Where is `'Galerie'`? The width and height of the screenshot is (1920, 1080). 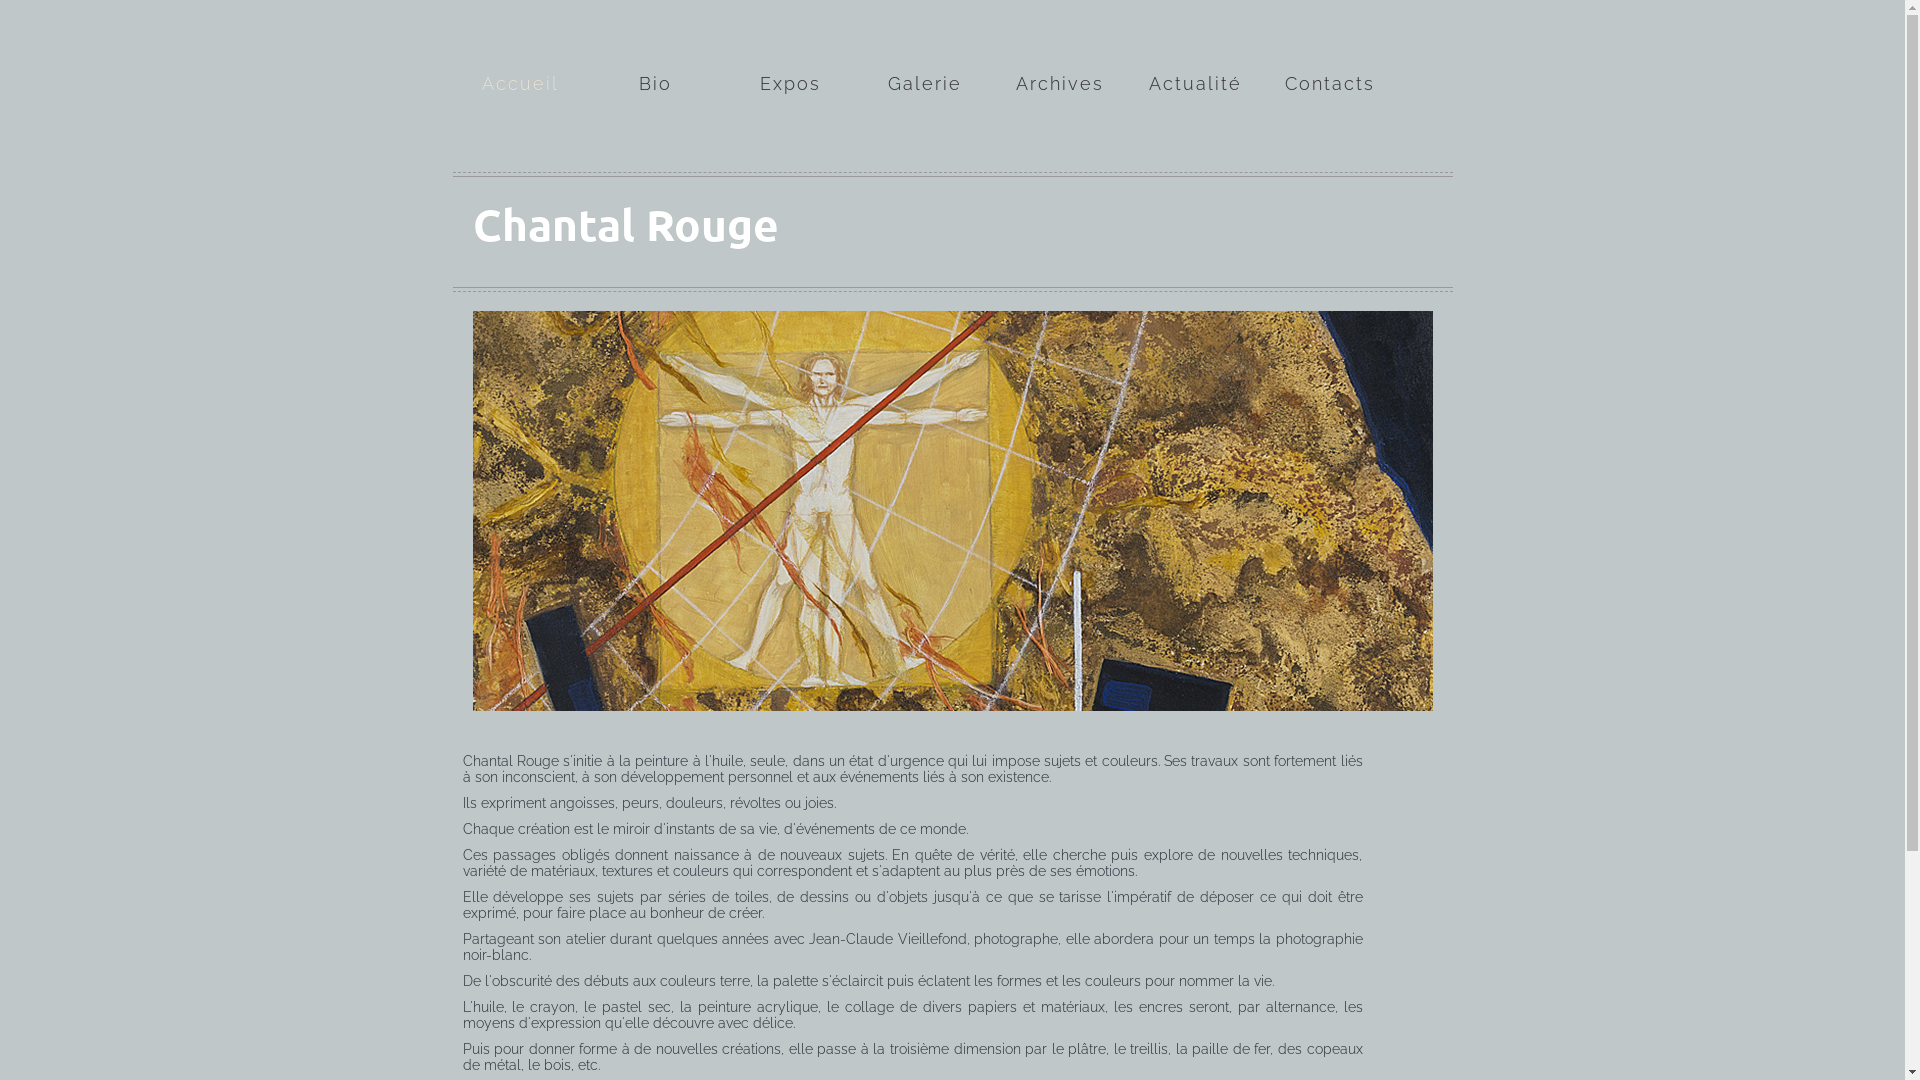 'Galerie' is located at coordinates (924, 54).